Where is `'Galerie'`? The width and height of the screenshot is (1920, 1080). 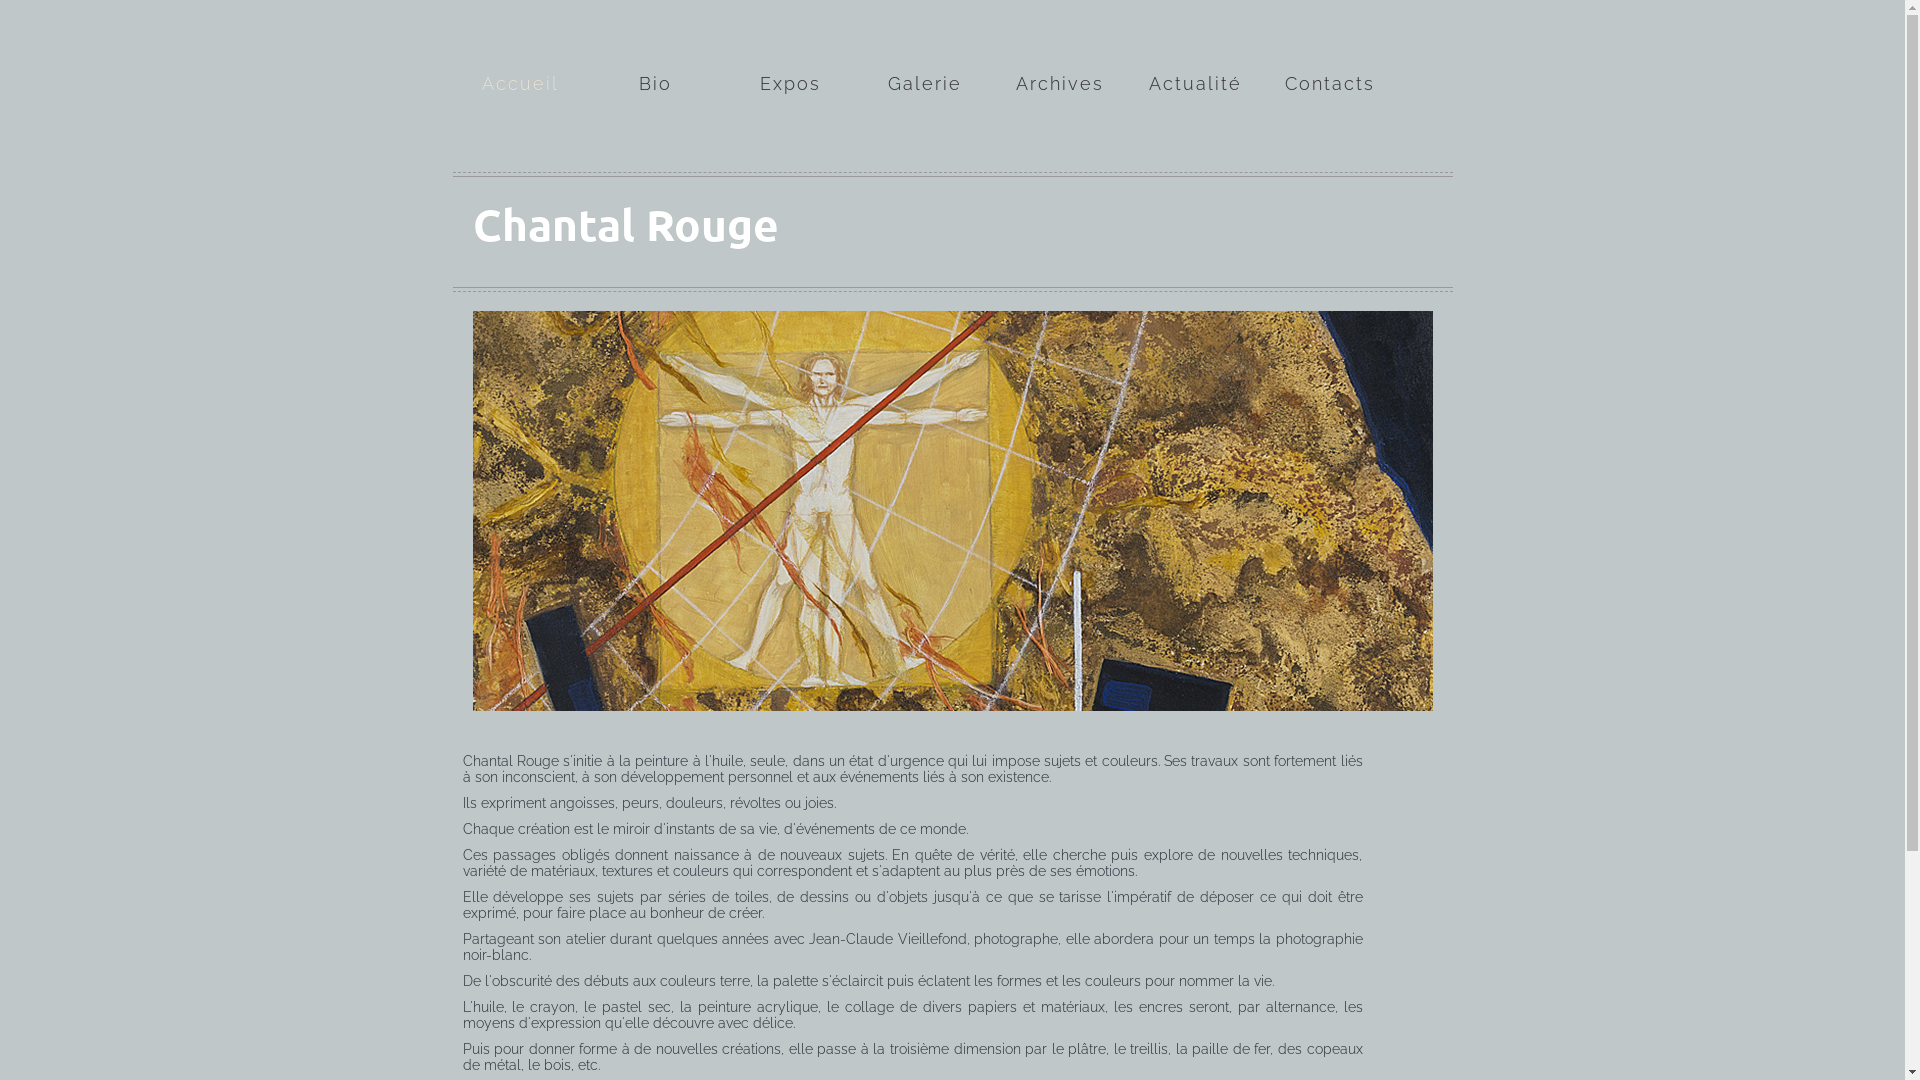 'Galerie' is located at coordinates (924, 54).